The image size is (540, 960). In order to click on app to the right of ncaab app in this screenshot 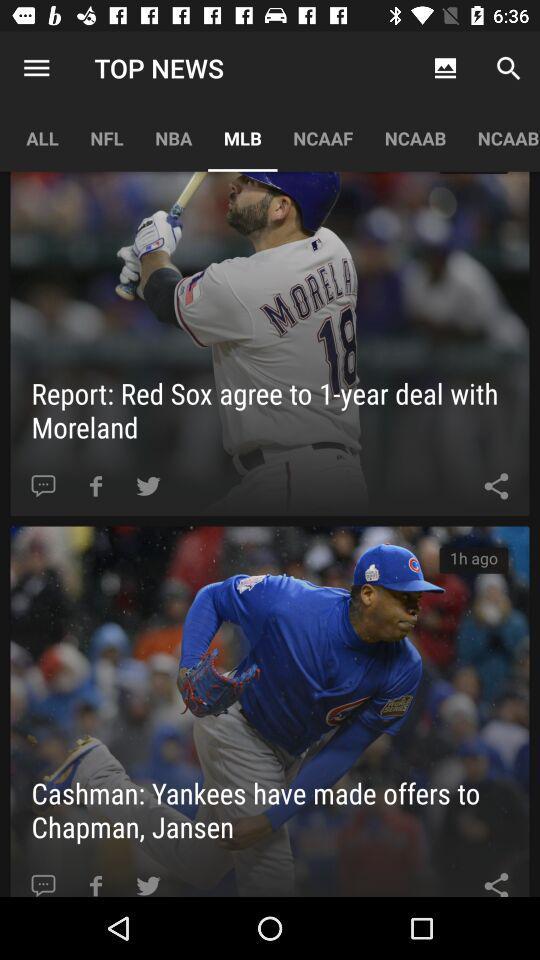, I will do `click(500, 137)`.